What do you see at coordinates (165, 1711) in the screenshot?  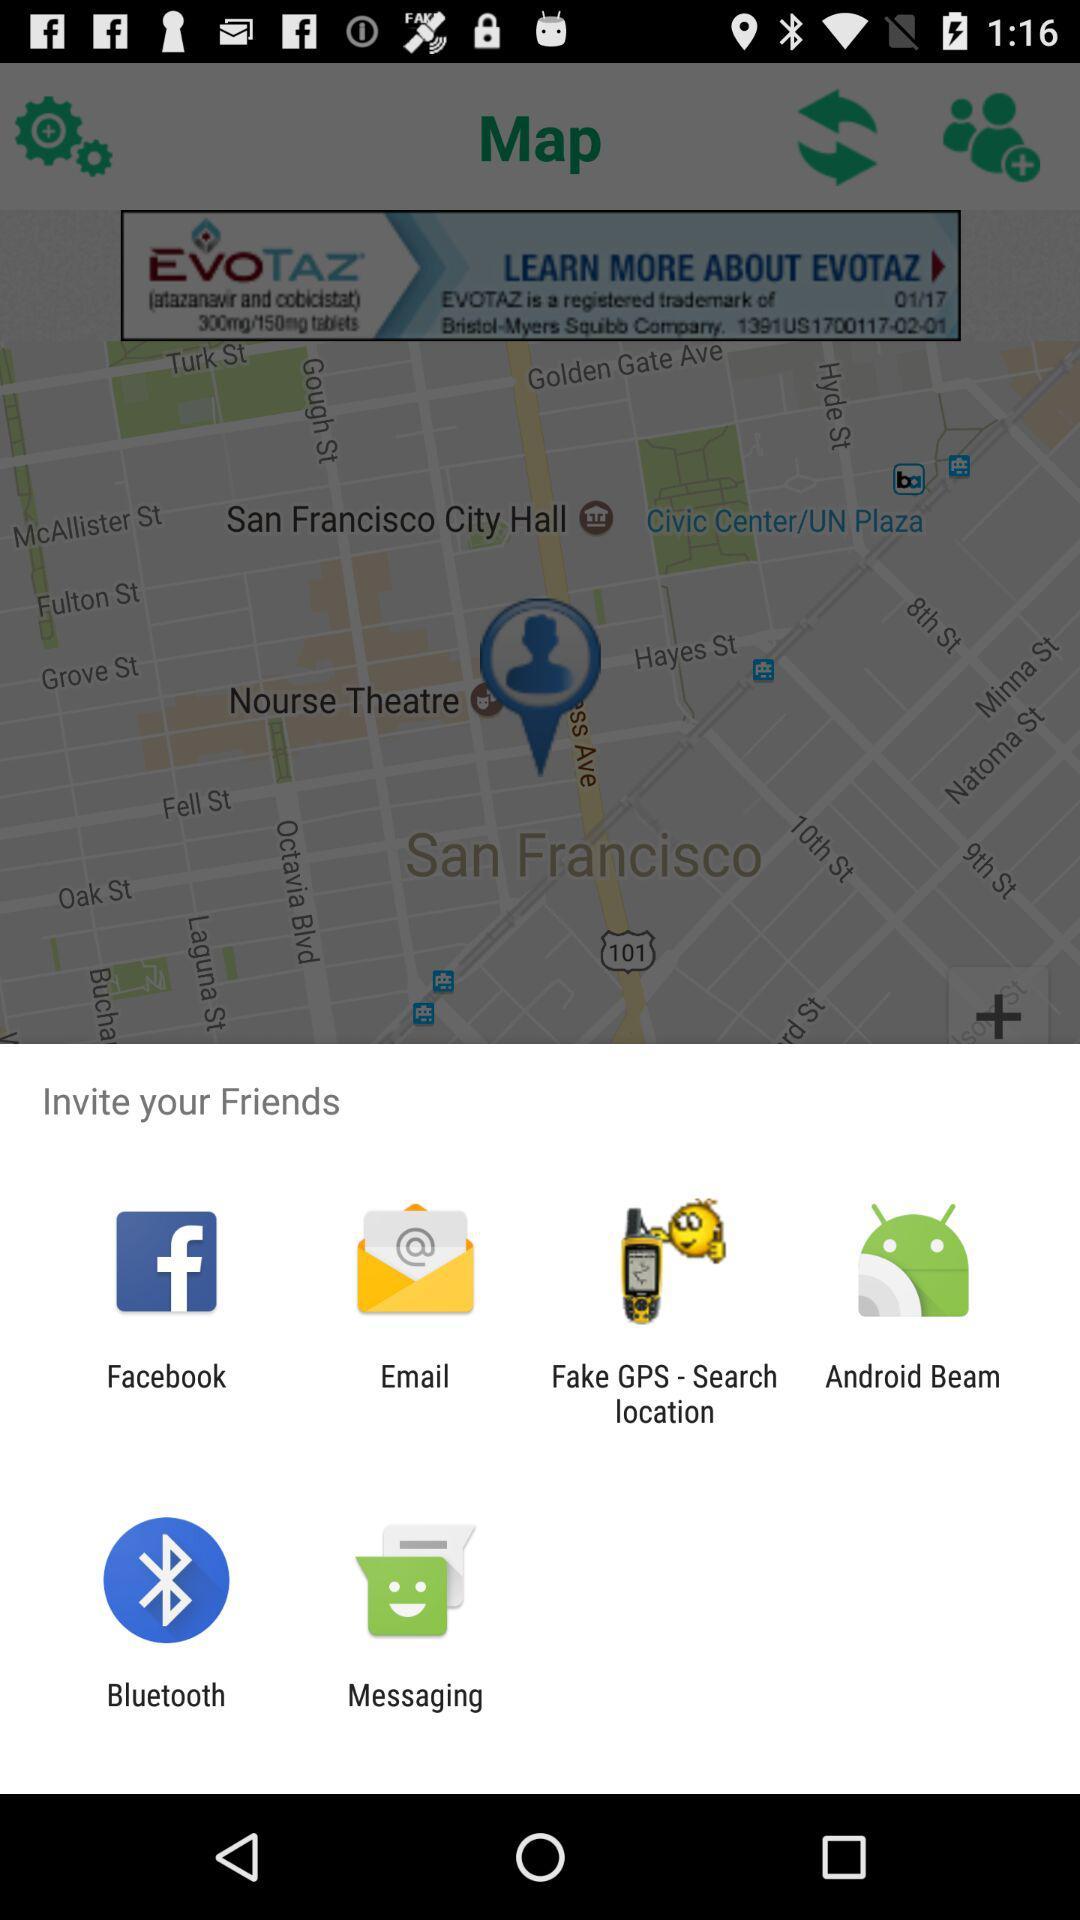 I see `the bluetooth item` at bounding box center [165, 1711].